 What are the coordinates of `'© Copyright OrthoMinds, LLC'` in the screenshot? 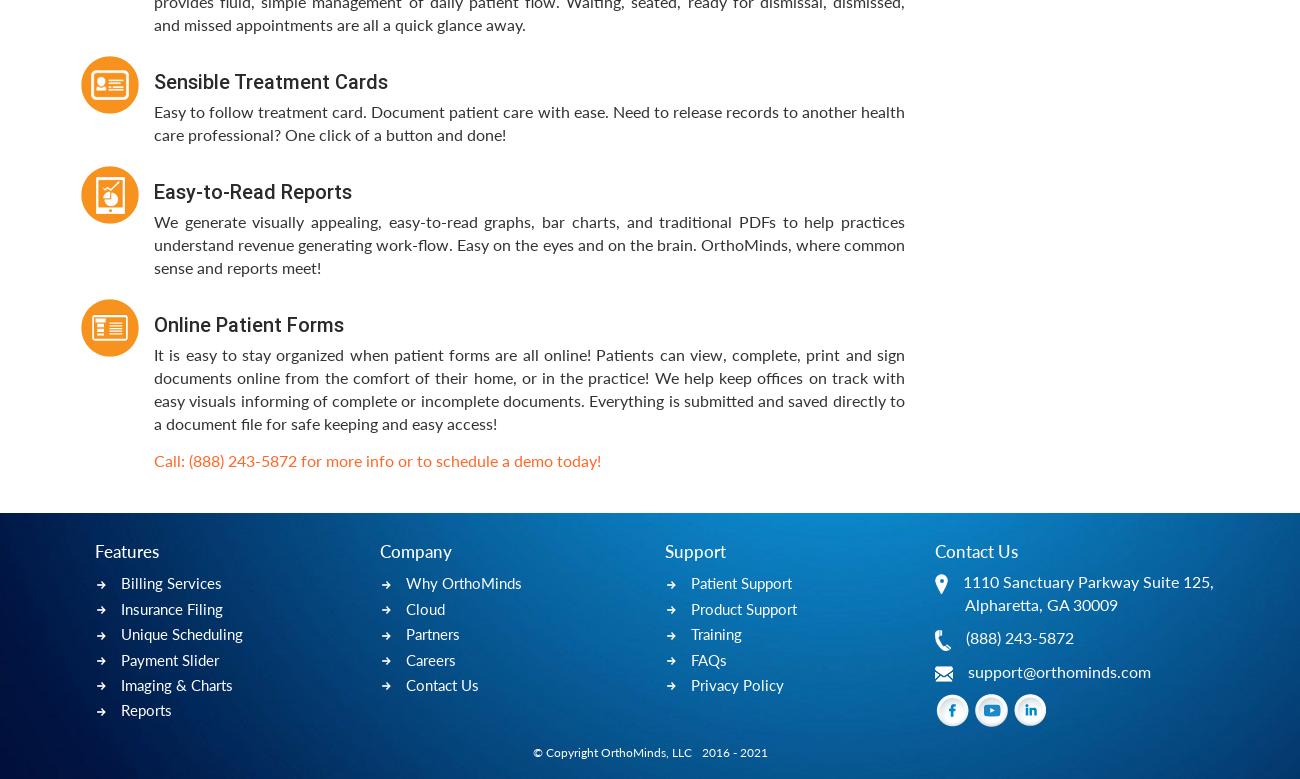 It's located at (611, 751).